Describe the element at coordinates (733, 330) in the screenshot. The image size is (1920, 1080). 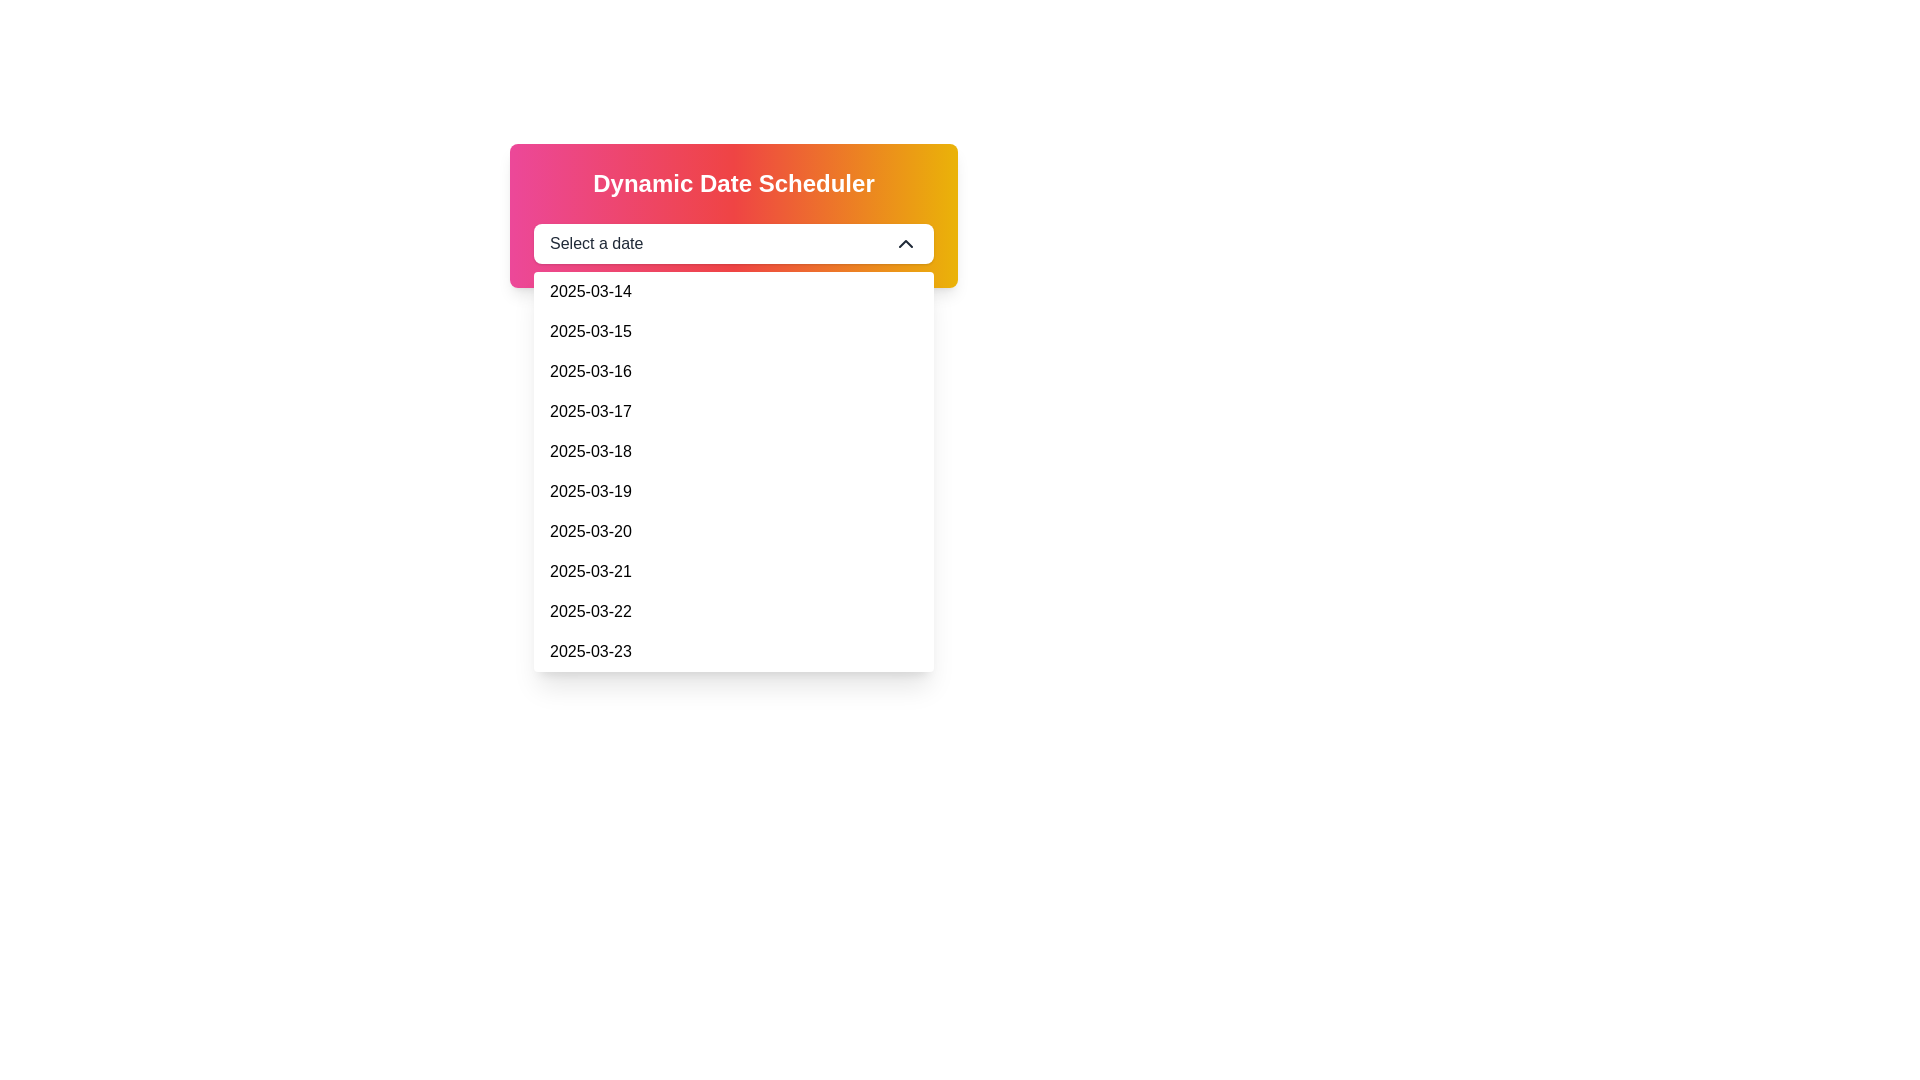
I see `the second list item in the date selection dropdown under 'Dynamic Date Scheduler'` at that location.